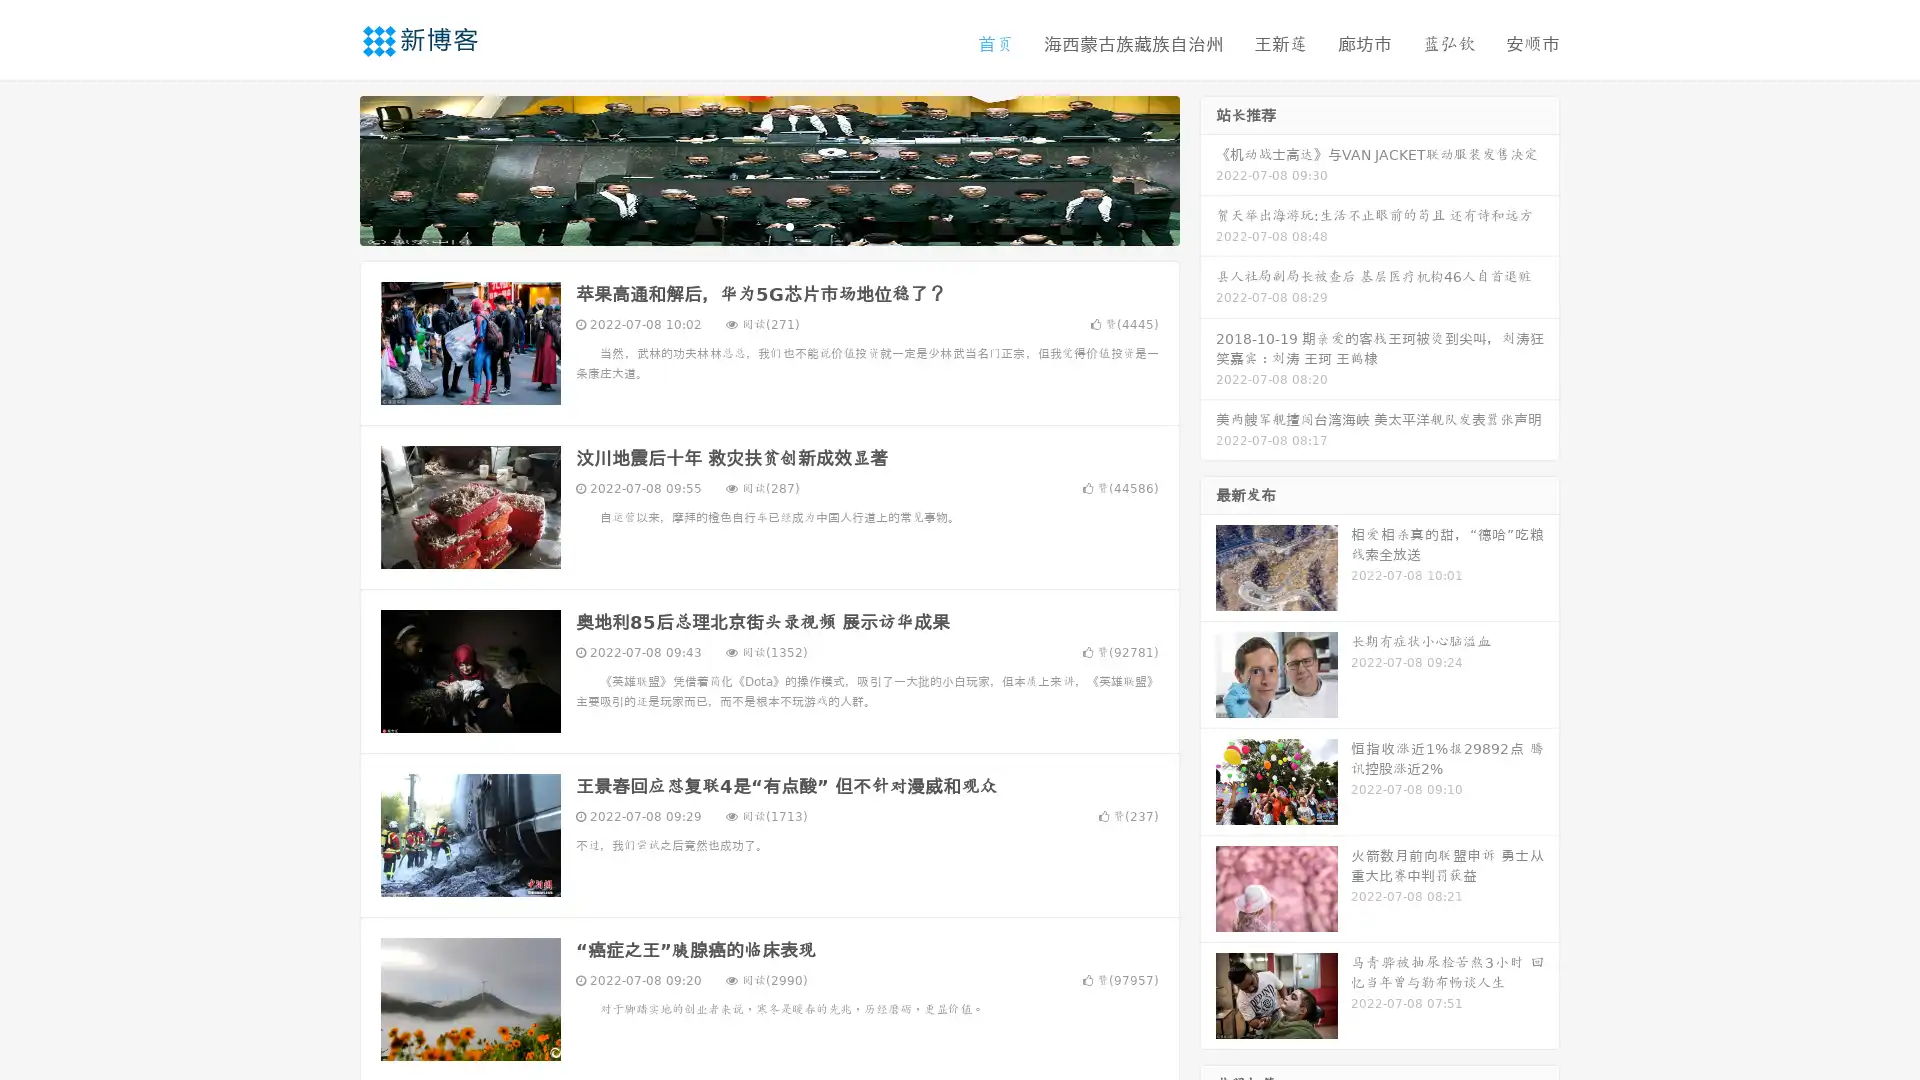 Image resolution: width=1920 pixels, height=1080 pixels. Describe the element at coordinates (330, 168) in the screenshot. I see `Previous slide` at that location.